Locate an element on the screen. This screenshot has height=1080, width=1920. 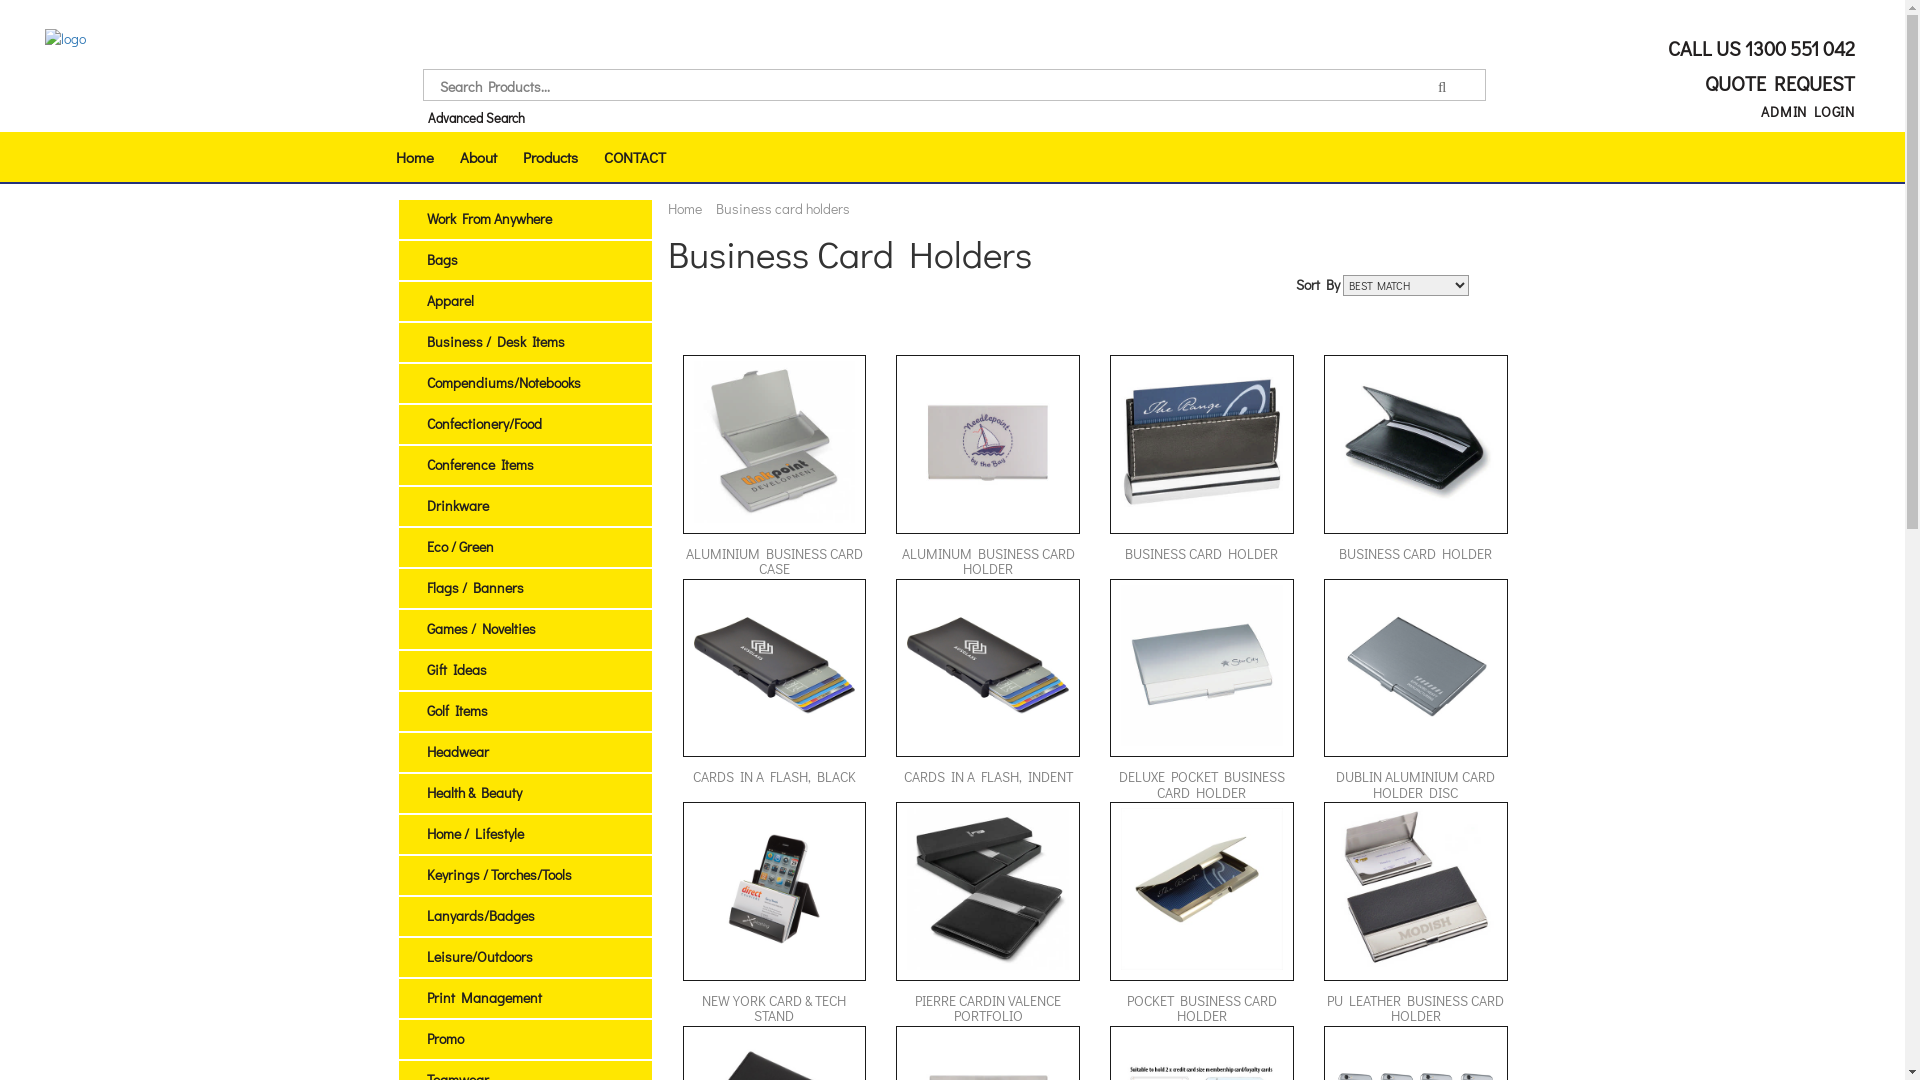
'Flags / Banners' is located at coordinates (473, 586).